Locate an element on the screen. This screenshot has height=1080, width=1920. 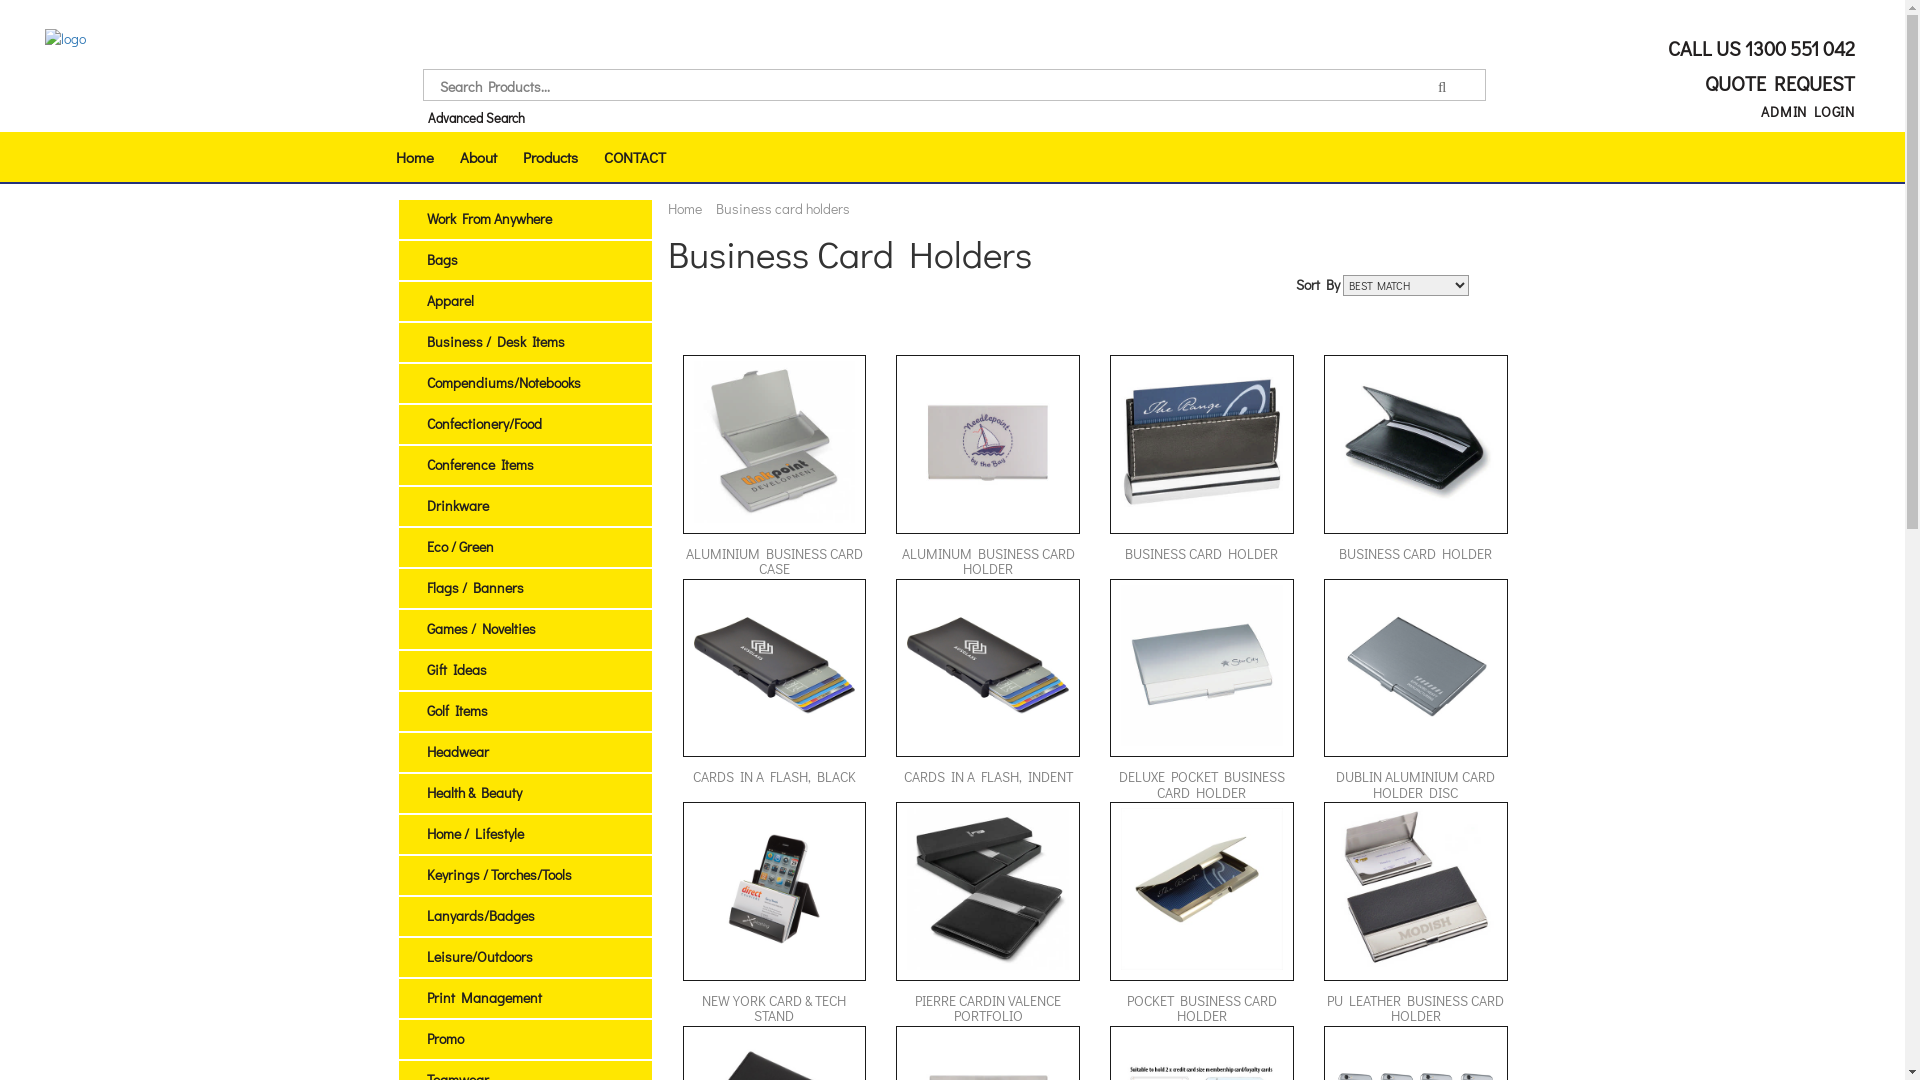
'Flags / Banners' is located at coordinates (473, 586).